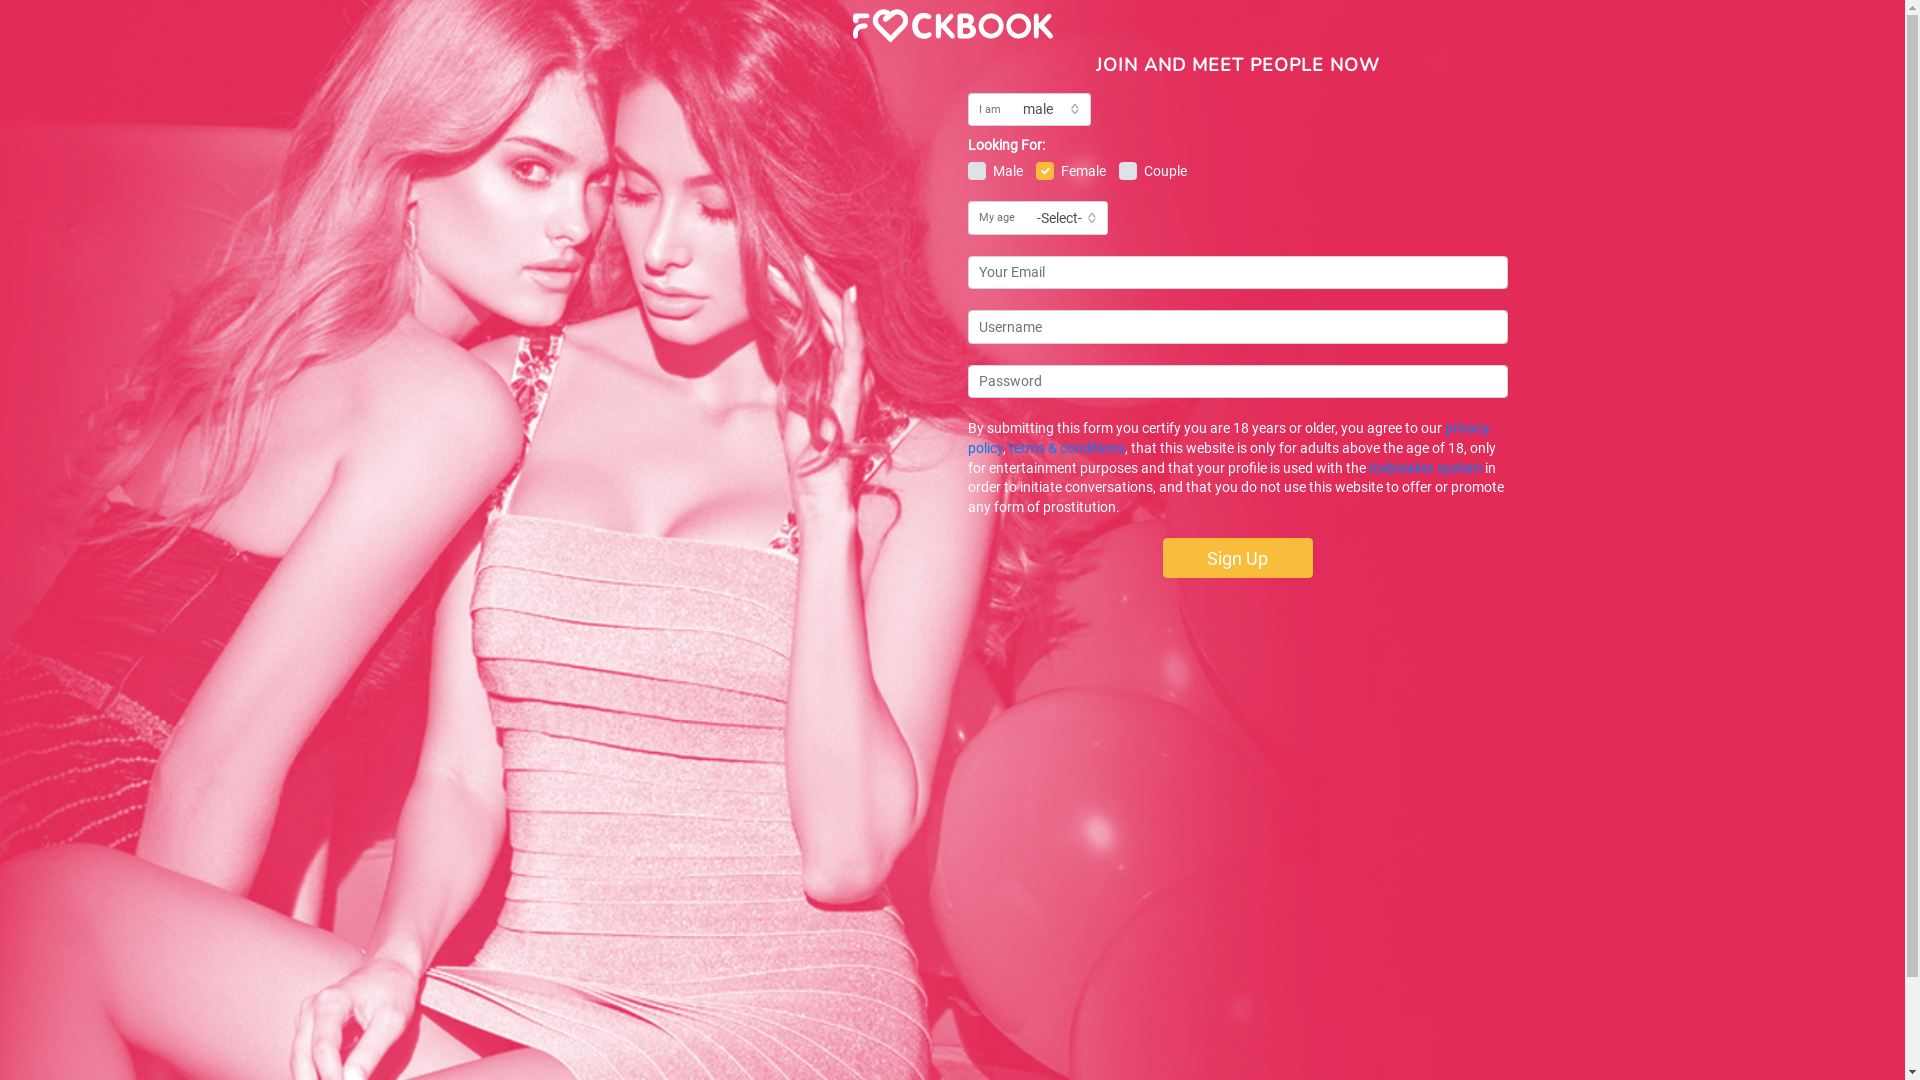 The width and height of the screenshot is (1920, 1080). Describe the element at coordinates (1064, 446) in the screenshot. I see `'terms & conditions'` at that location.